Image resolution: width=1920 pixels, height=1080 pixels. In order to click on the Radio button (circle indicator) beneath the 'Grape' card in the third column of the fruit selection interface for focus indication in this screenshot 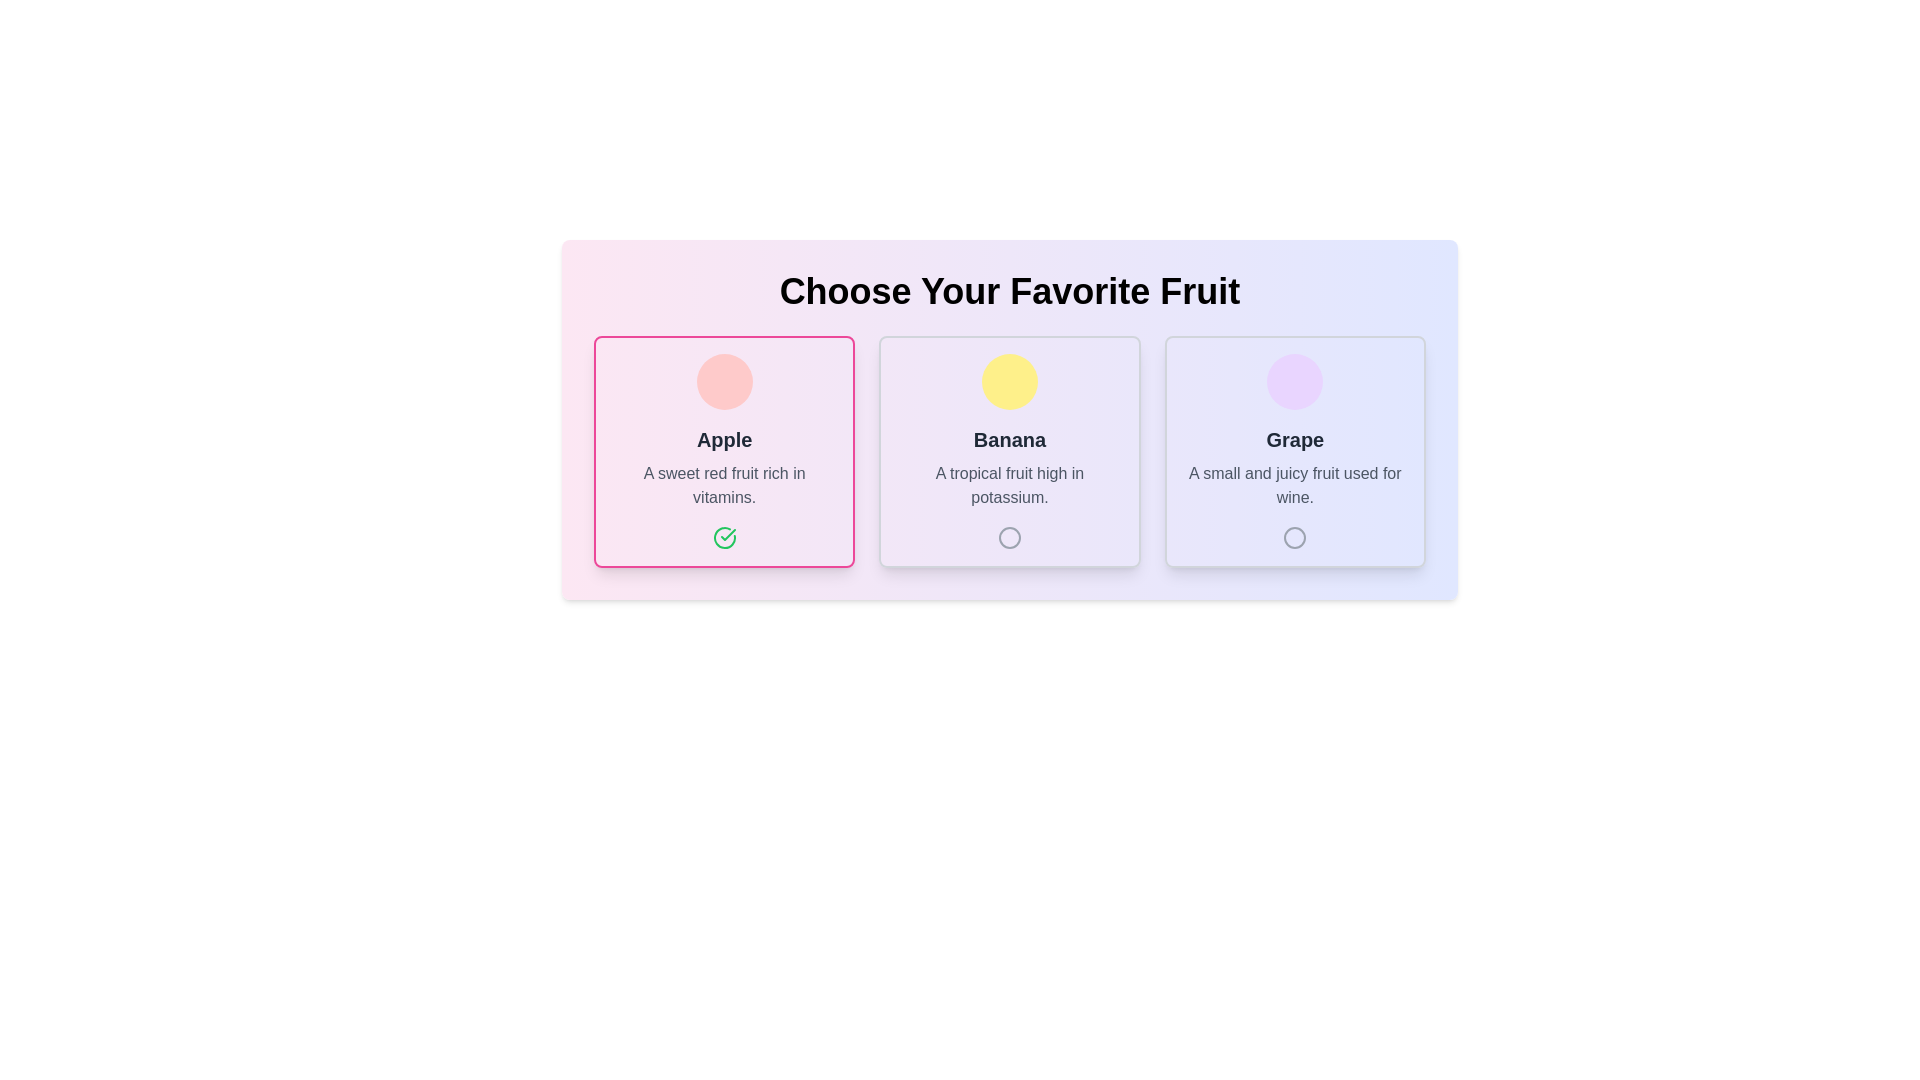, I will do `click(1295, 536)`.